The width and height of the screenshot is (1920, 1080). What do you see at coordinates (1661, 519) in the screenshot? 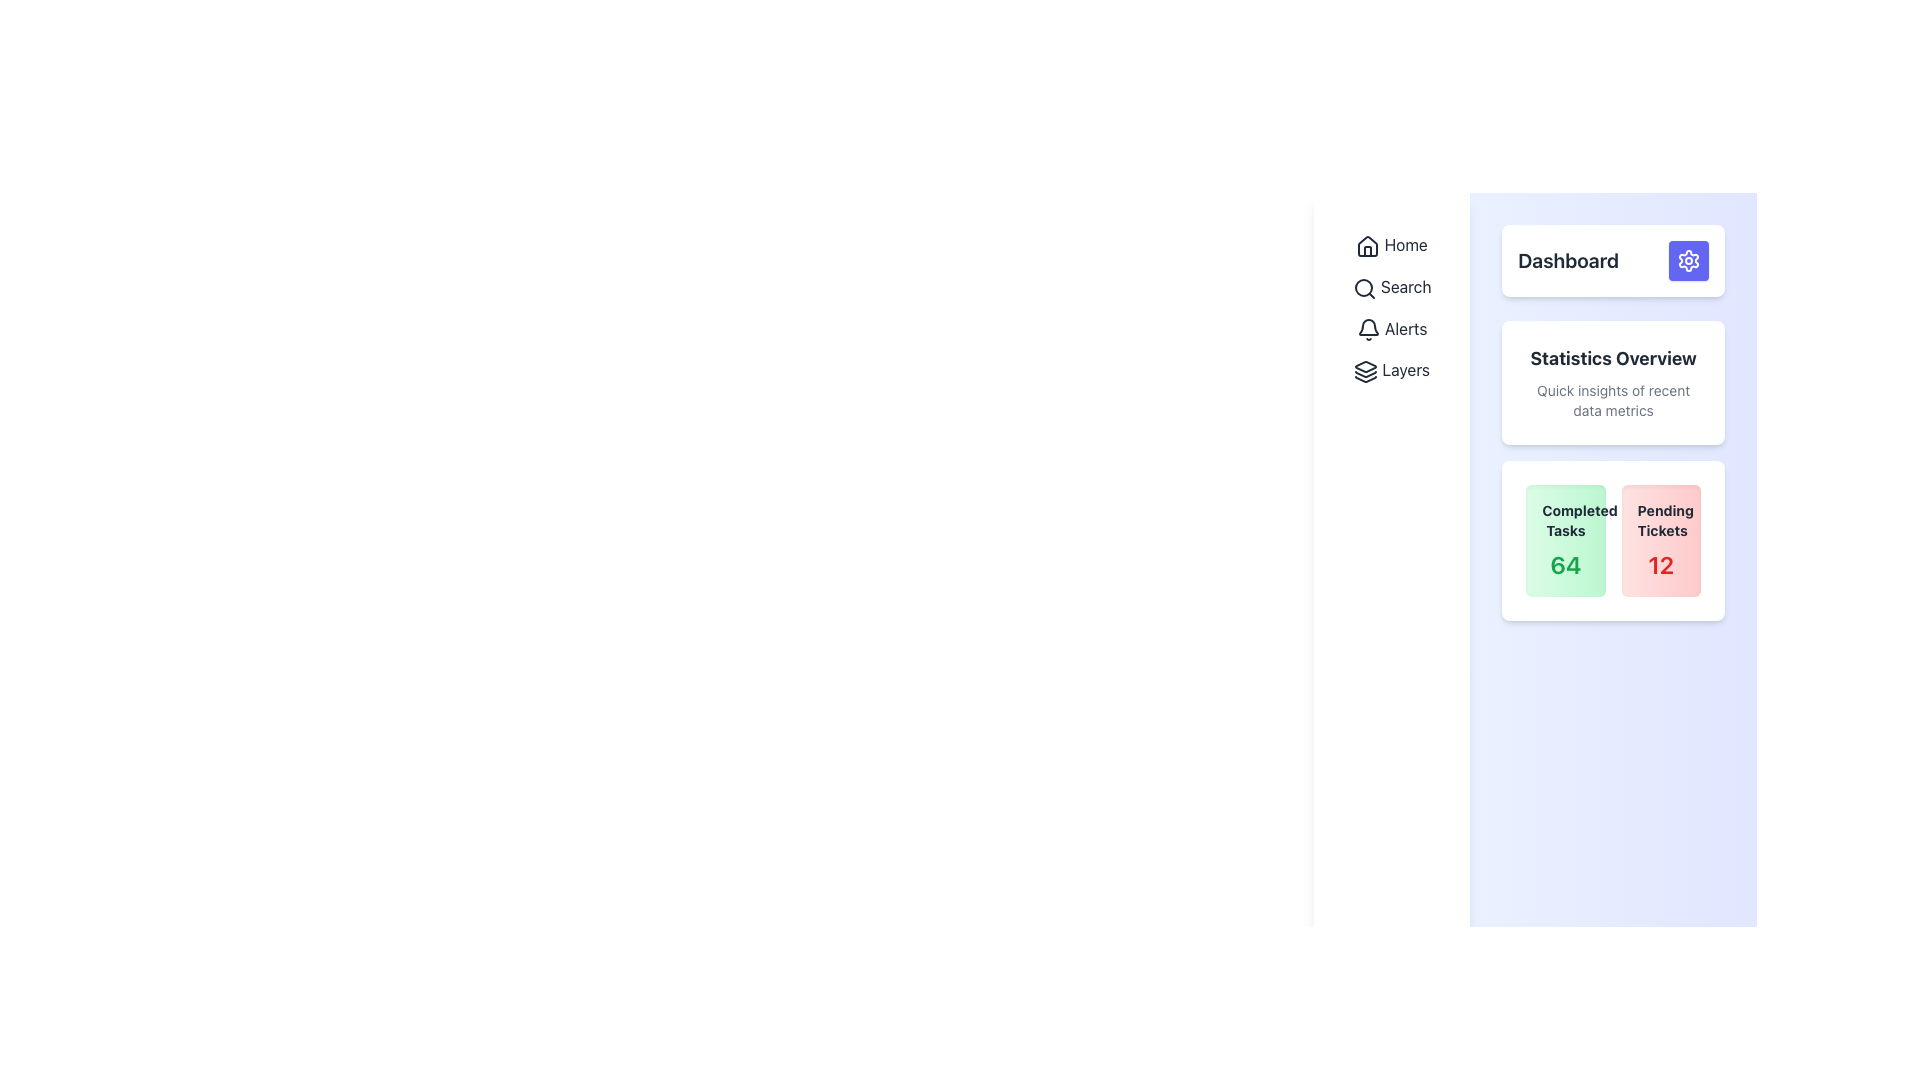
I see `text label that indicates the count of pending tickets, located centrally in the bottom right card of the 'Statistics Overview' section, above the number '12'` at bounding box center [1661, 519].